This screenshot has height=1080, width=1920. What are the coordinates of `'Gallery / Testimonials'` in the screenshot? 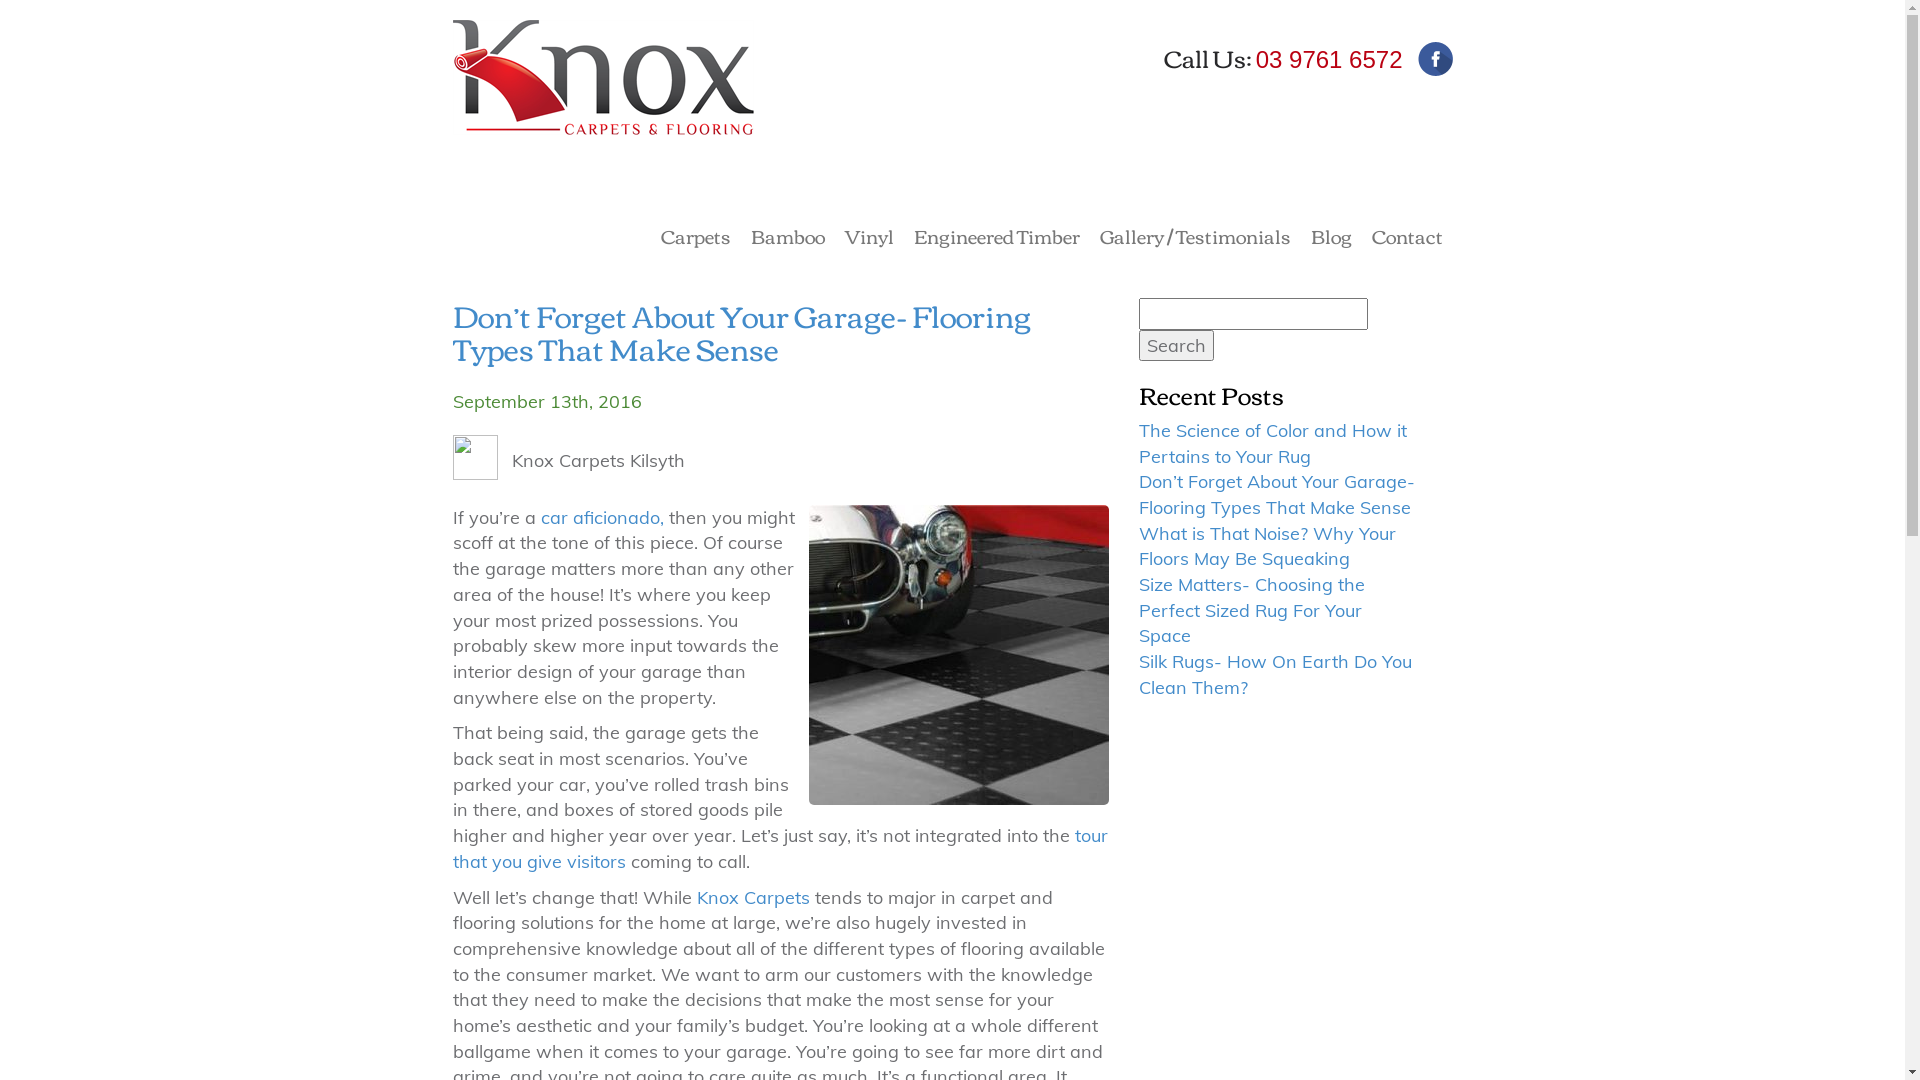 It's located at (1195, 238).